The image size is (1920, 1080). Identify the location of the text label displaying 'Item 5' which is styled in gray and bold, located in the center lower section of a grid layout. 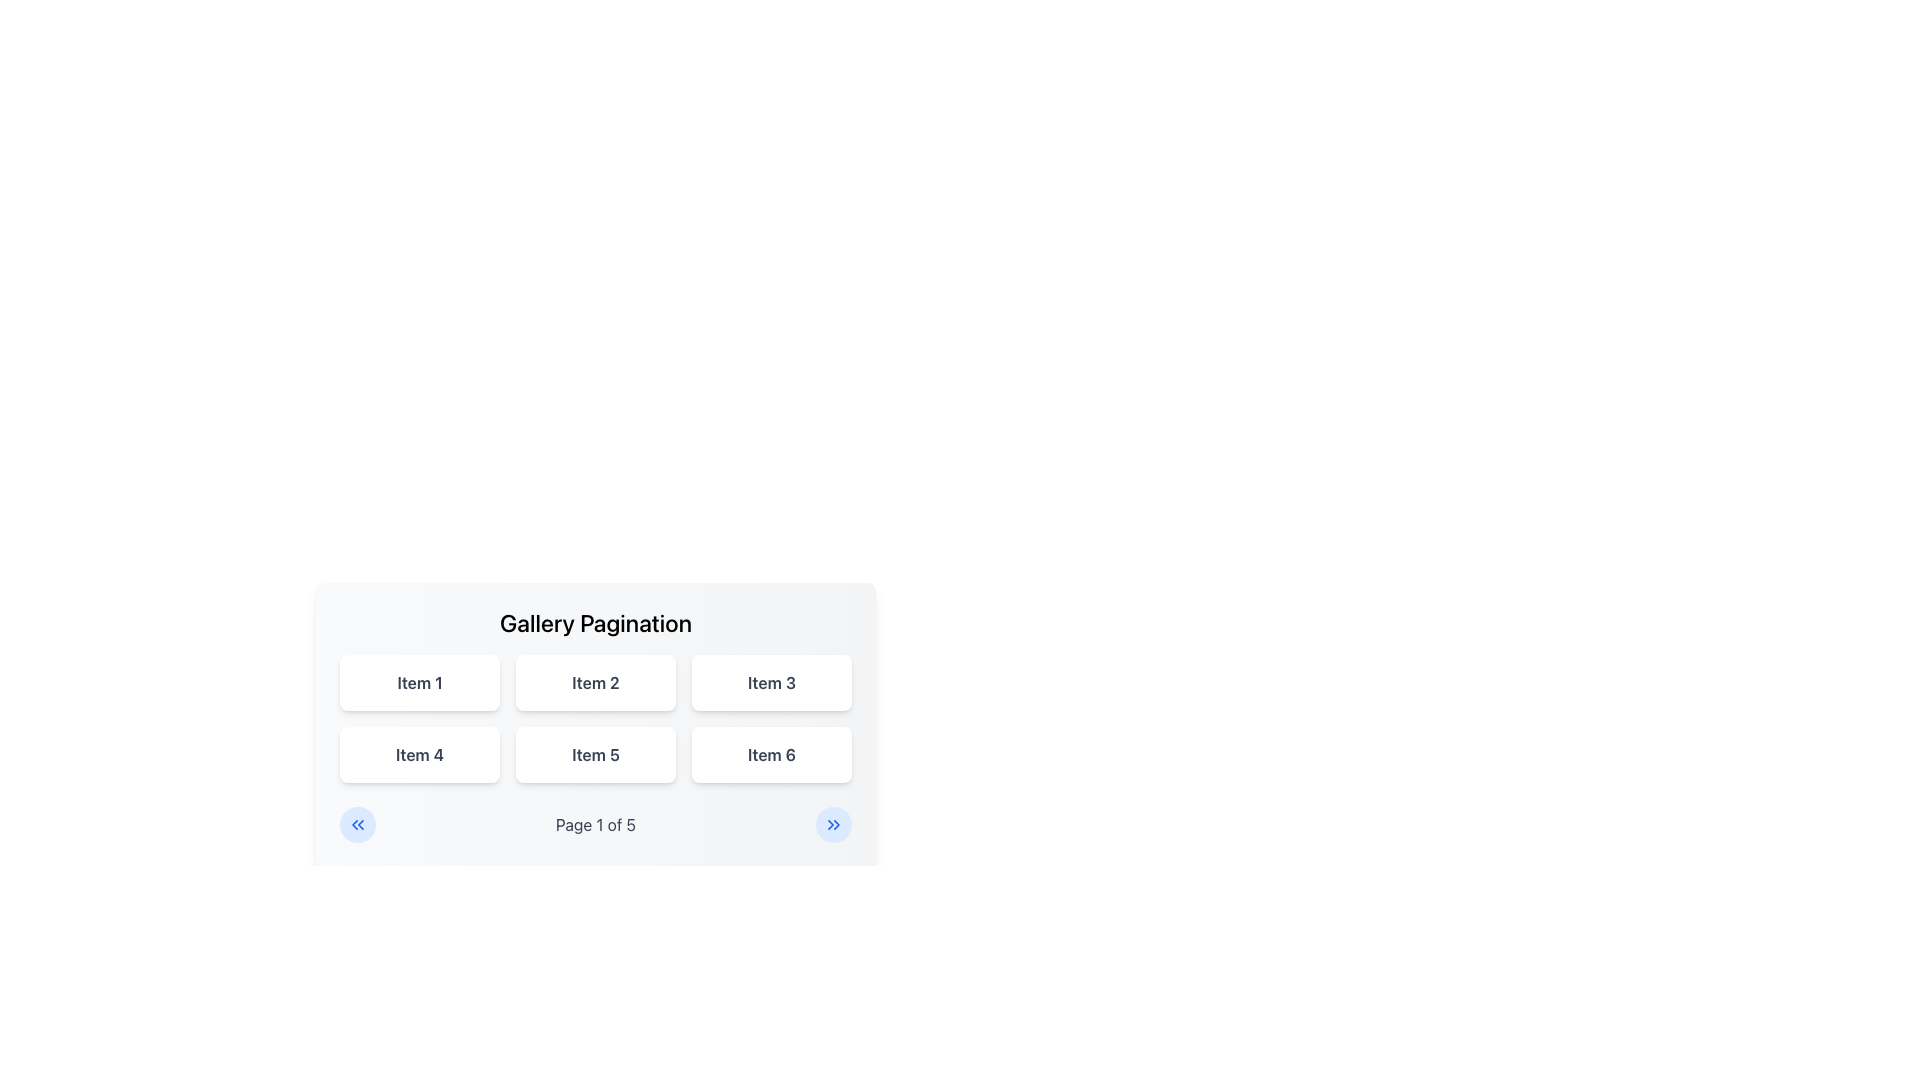
(594, 755).